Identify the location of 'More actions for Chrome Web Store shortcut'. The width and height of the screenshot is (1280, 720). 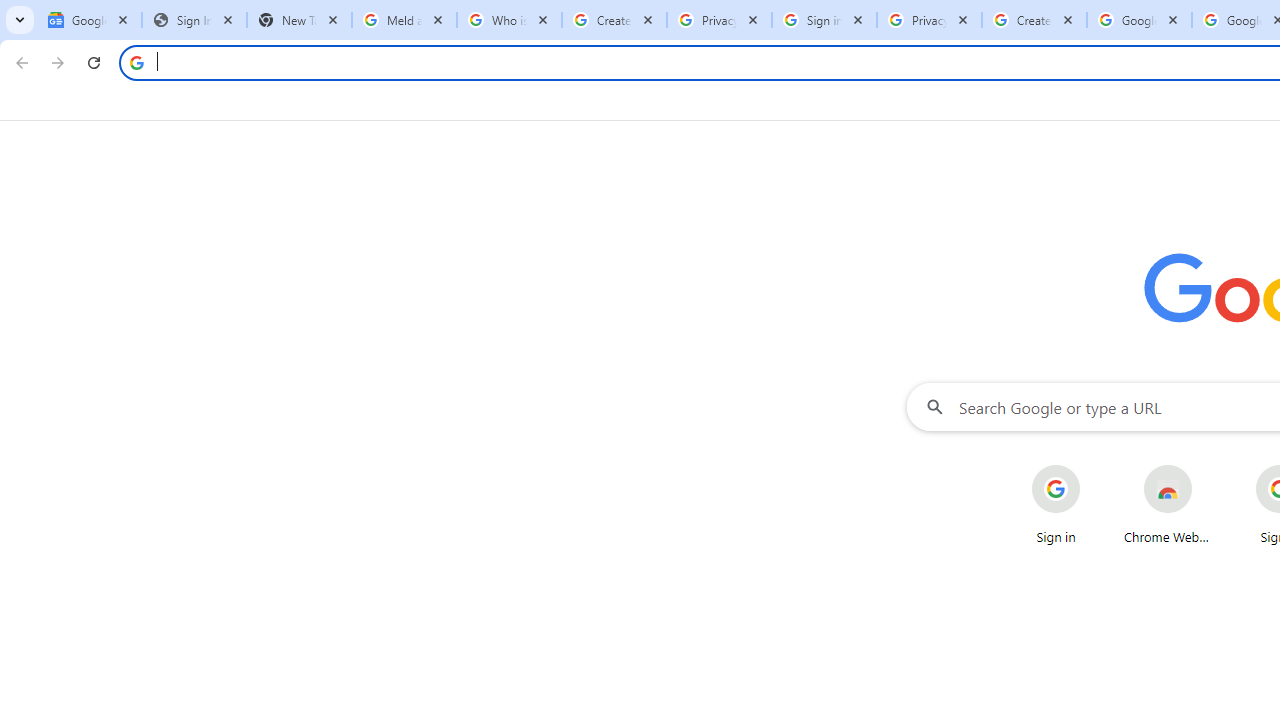
(1207, 466).